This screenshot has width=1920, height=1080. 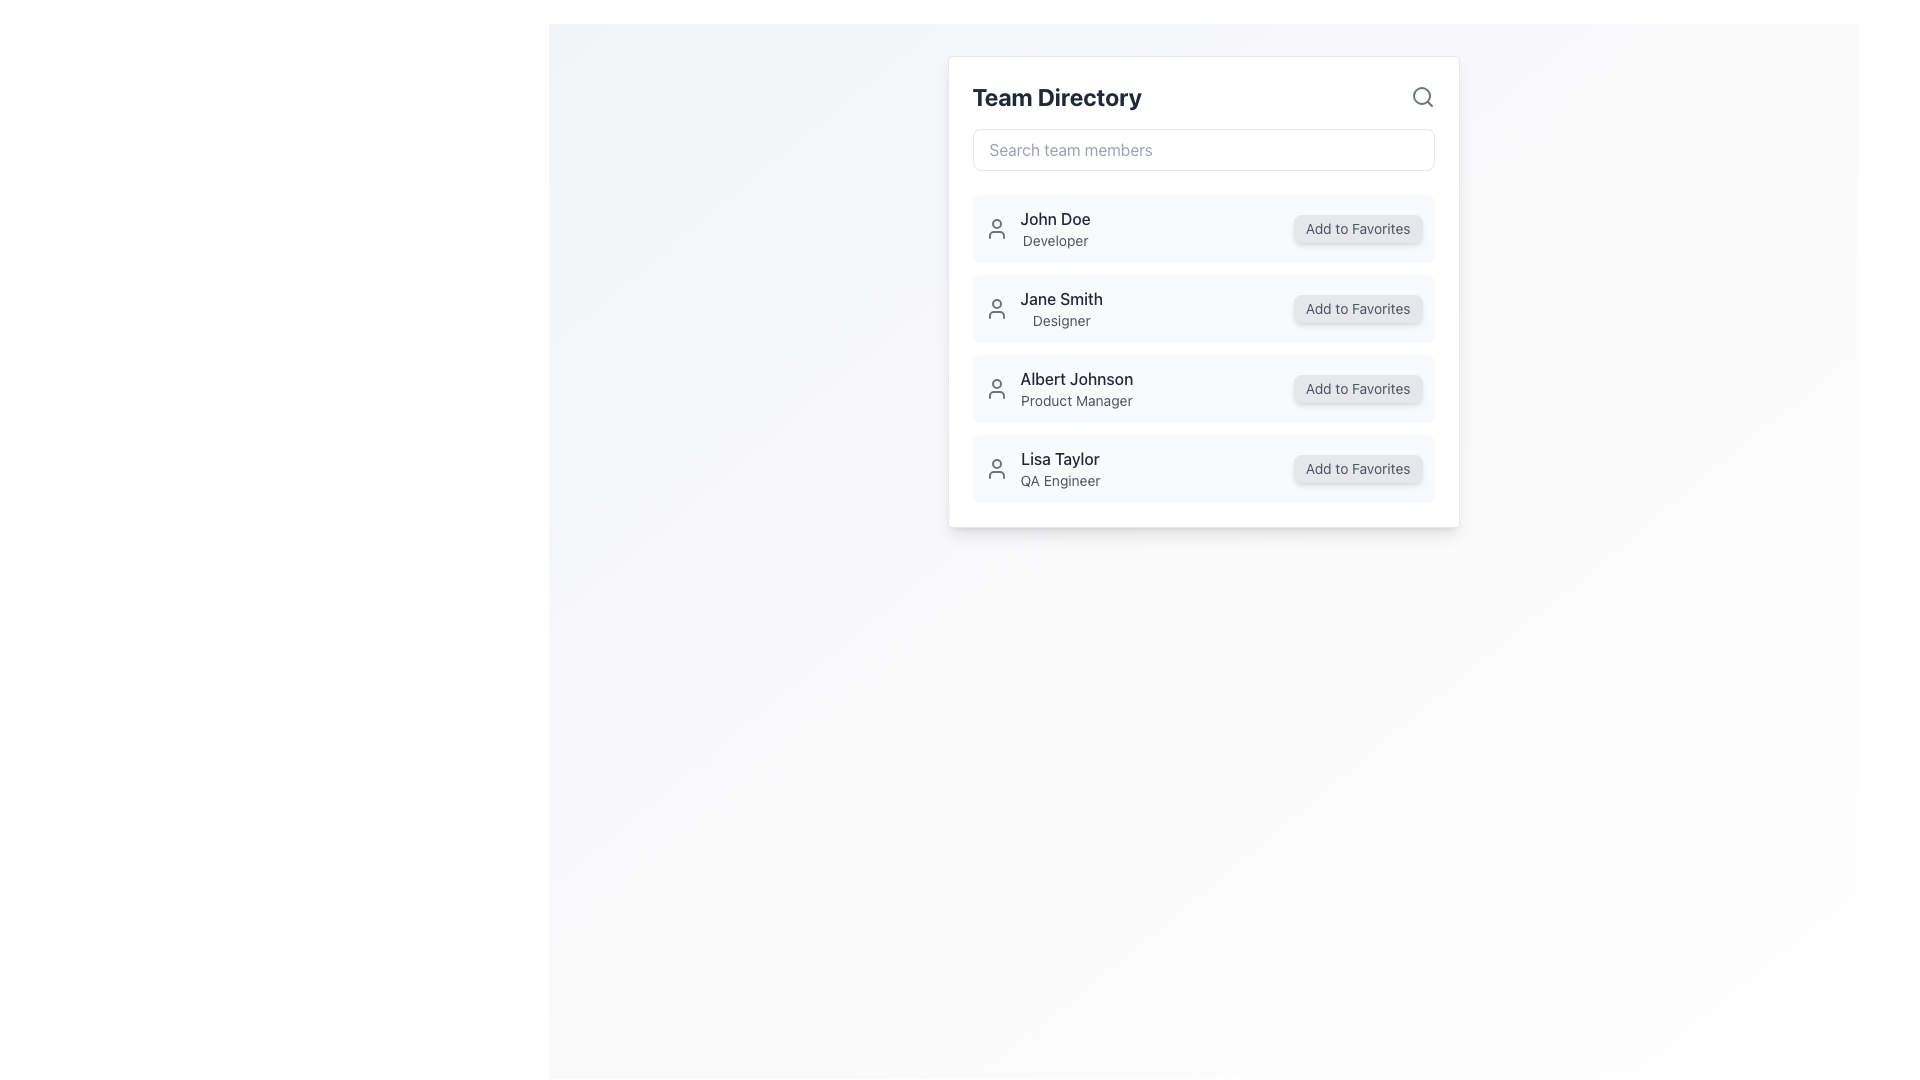 I want to click on the magnifying glass icon located at the top-right corner of the 'Team Directory' header section to initiate search-related functionality, so click(x=1421, y=96).